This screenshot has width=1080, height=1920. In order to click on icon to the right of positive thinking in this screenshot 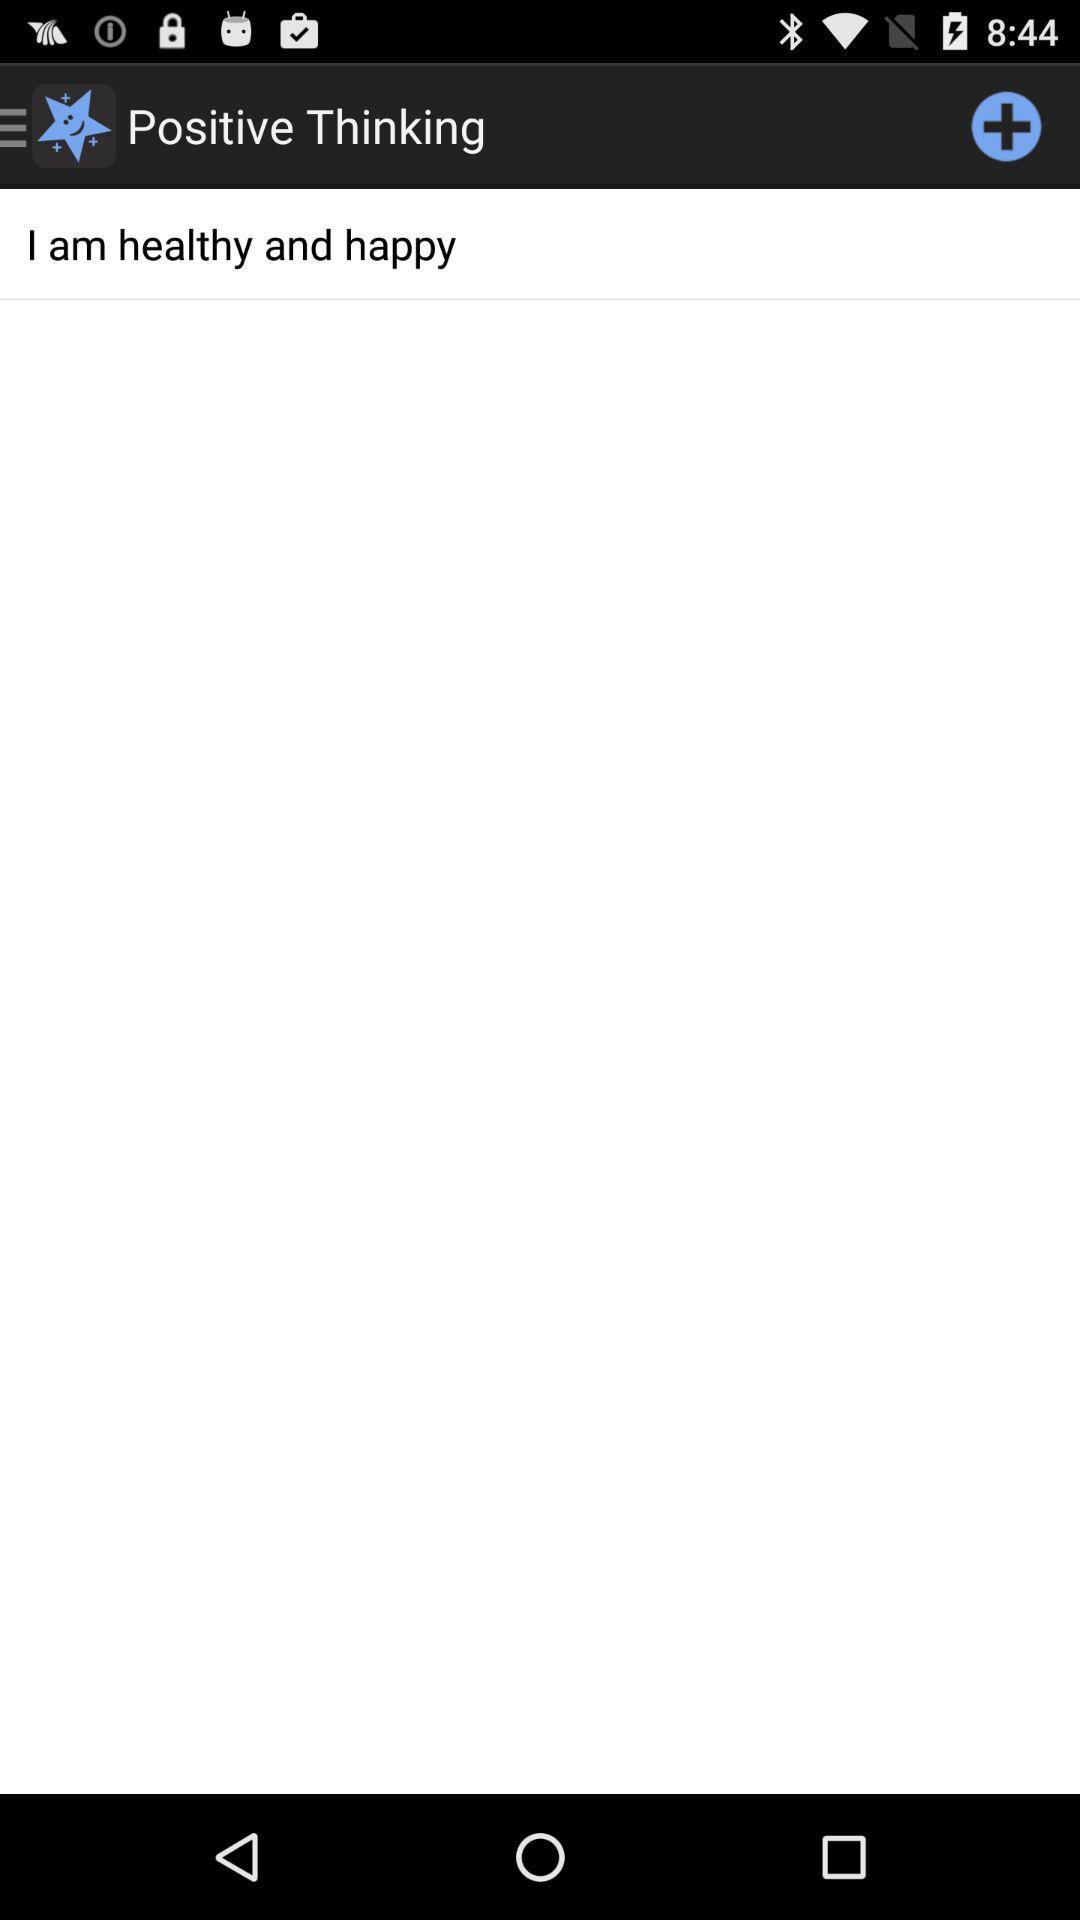, I will do `click(1006, 124)`.